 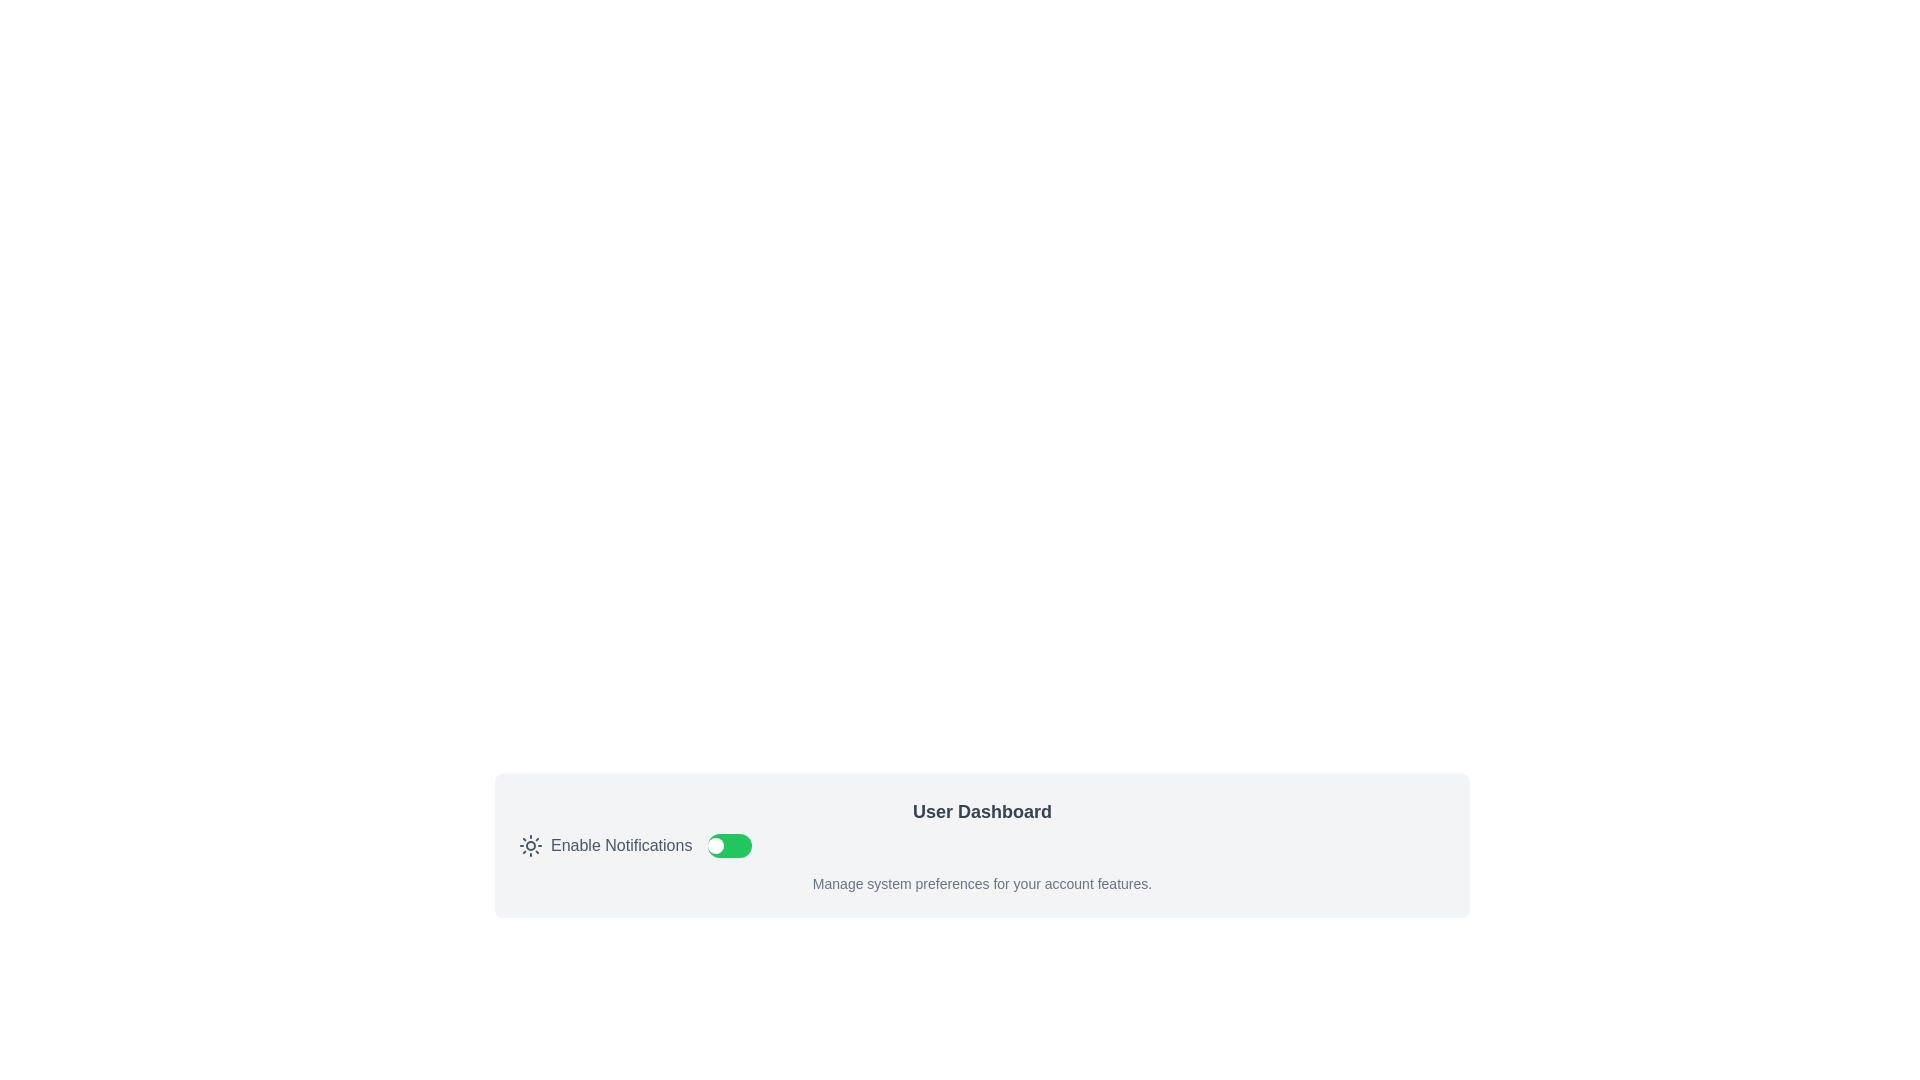 What do you see at coordinates (604, 845) in the screenshot?
I see `'Enable Notifications' label styled with gray font, located beside a toggle switch on the left side of a horizontal layout group` at bounding box center [604, 845].